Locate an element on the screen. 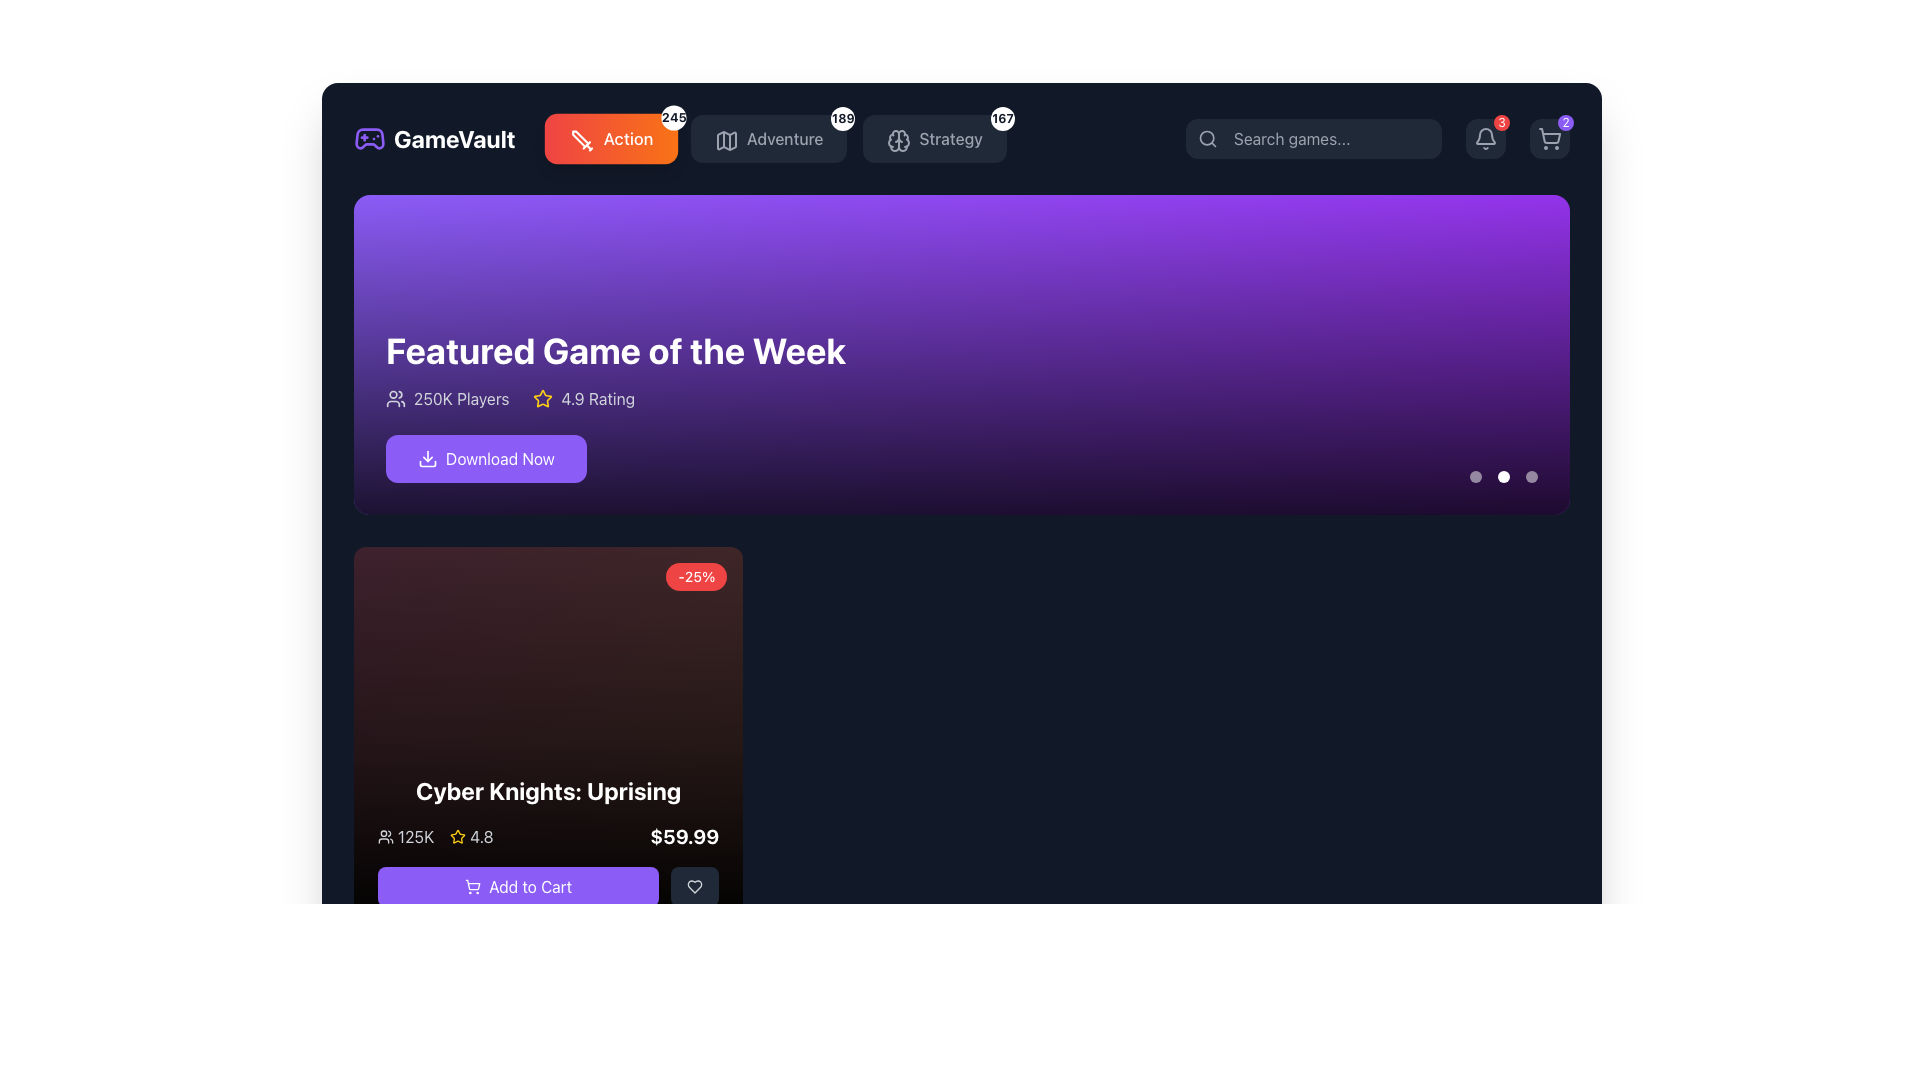  the circles of the carousel indicator is located at coordinates (1503, 477).